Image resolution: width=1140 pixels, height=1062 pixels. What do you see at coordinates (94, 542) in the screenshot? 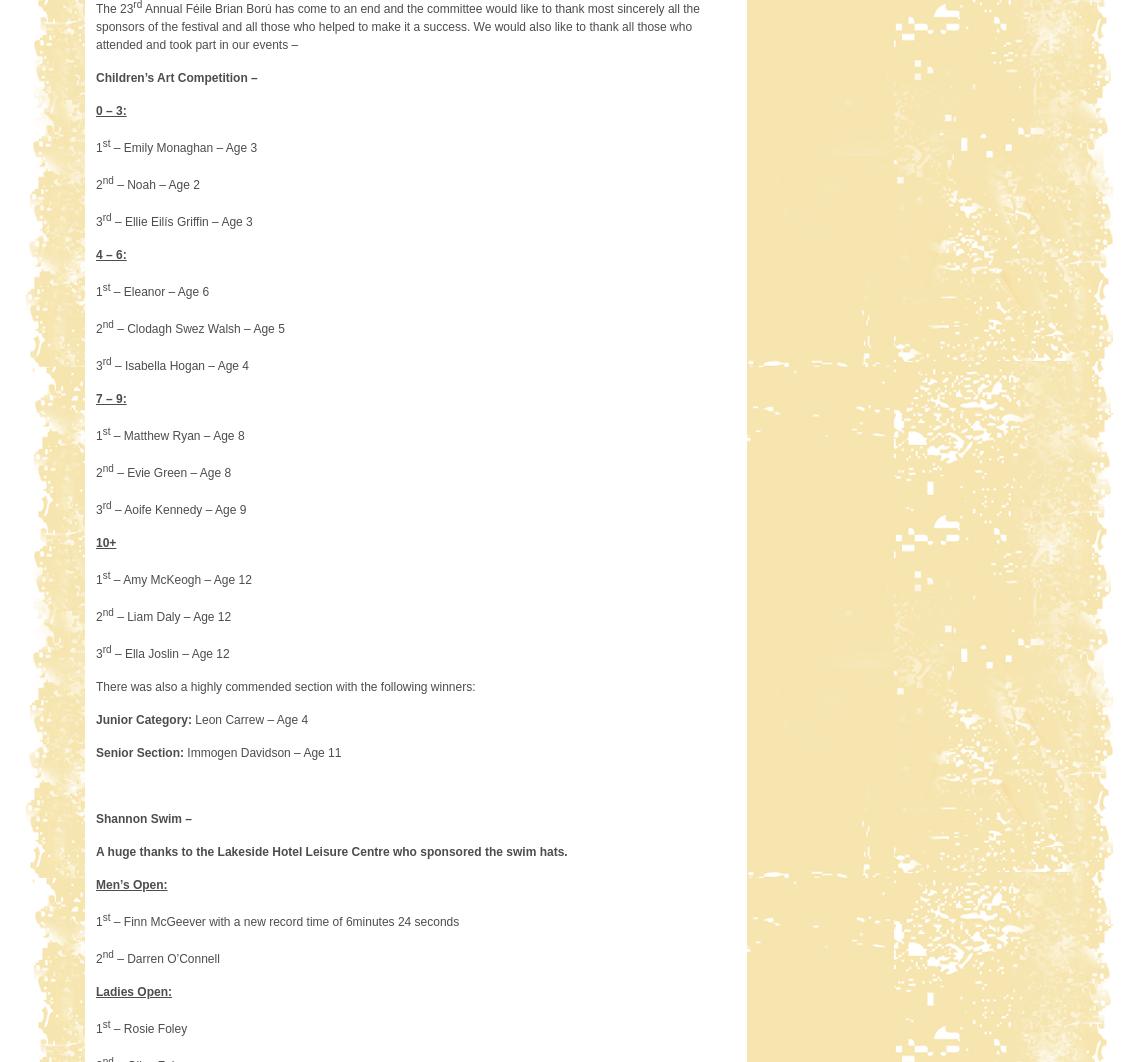
I see `'10+'` at bounding box center [94, 542].